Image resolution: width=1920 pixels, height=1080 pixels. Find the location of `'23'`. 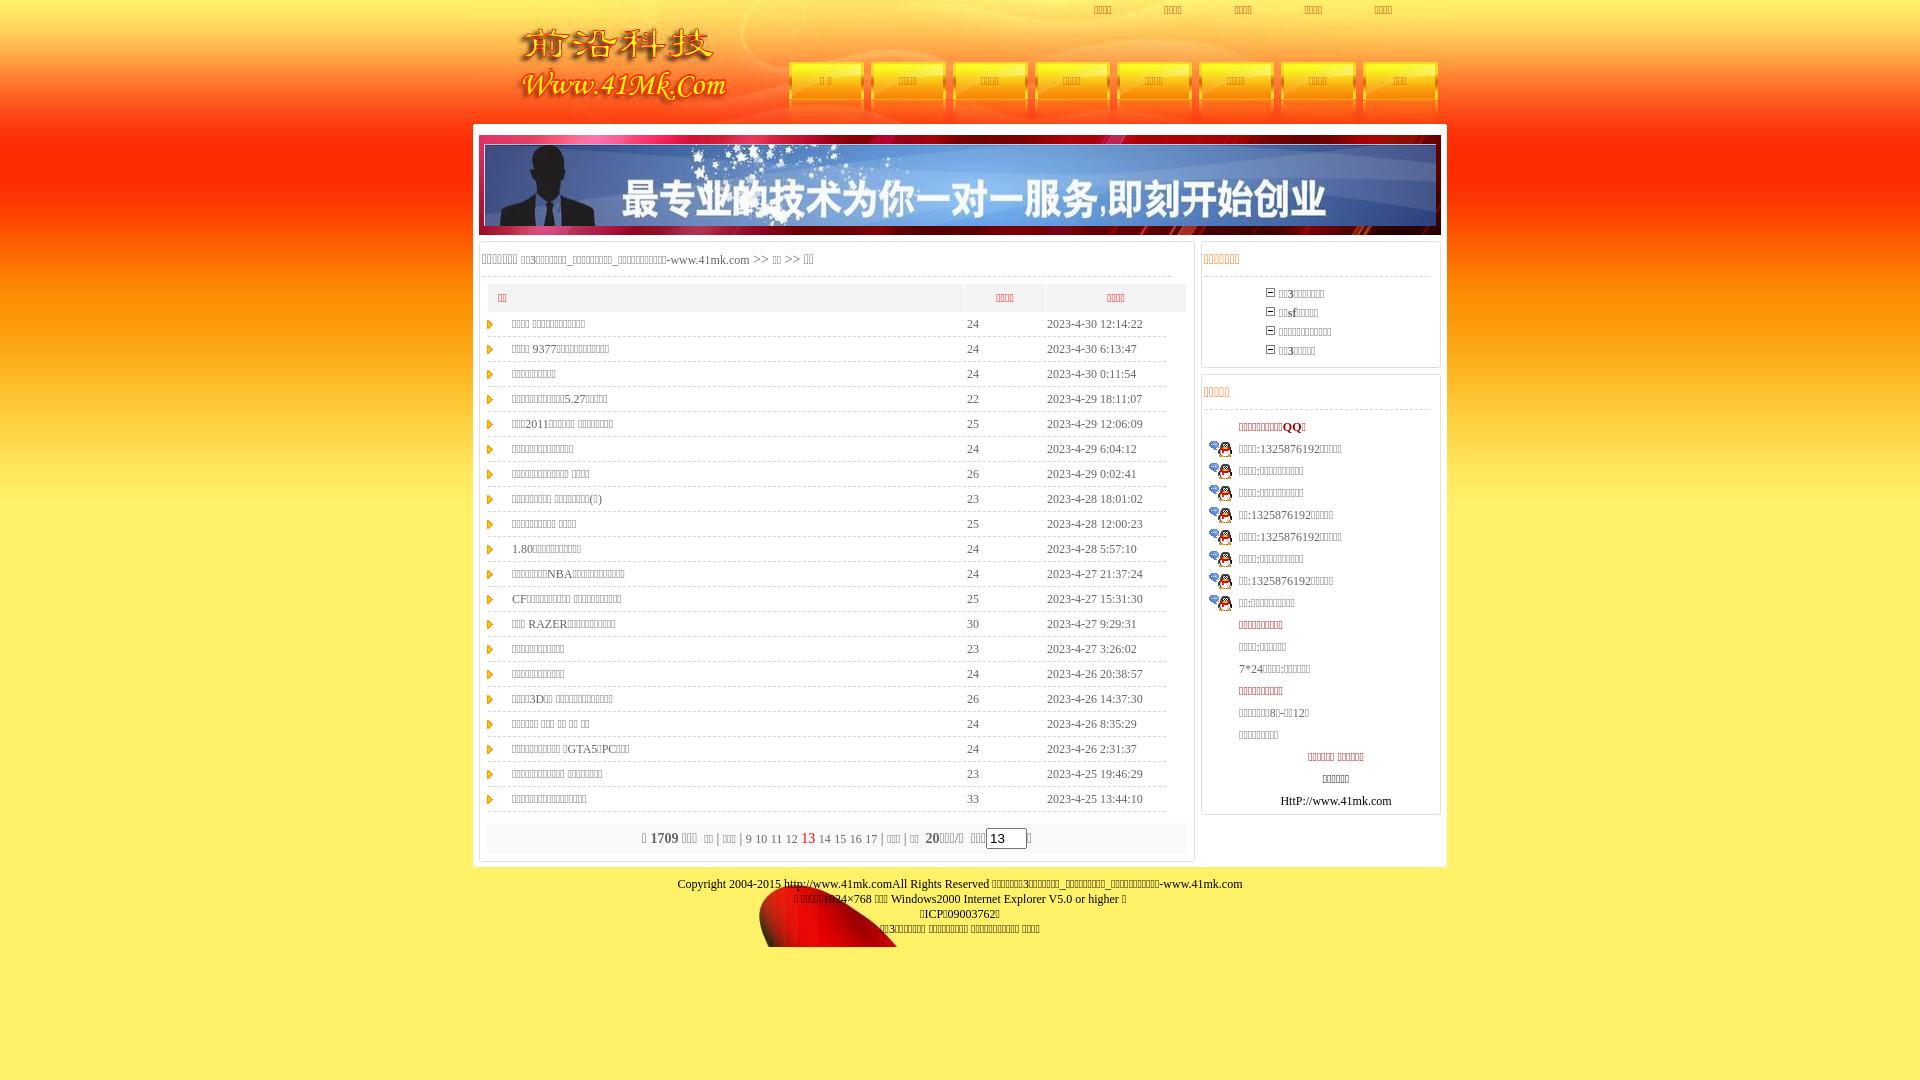

'23' is located at coordinates (973, 771).